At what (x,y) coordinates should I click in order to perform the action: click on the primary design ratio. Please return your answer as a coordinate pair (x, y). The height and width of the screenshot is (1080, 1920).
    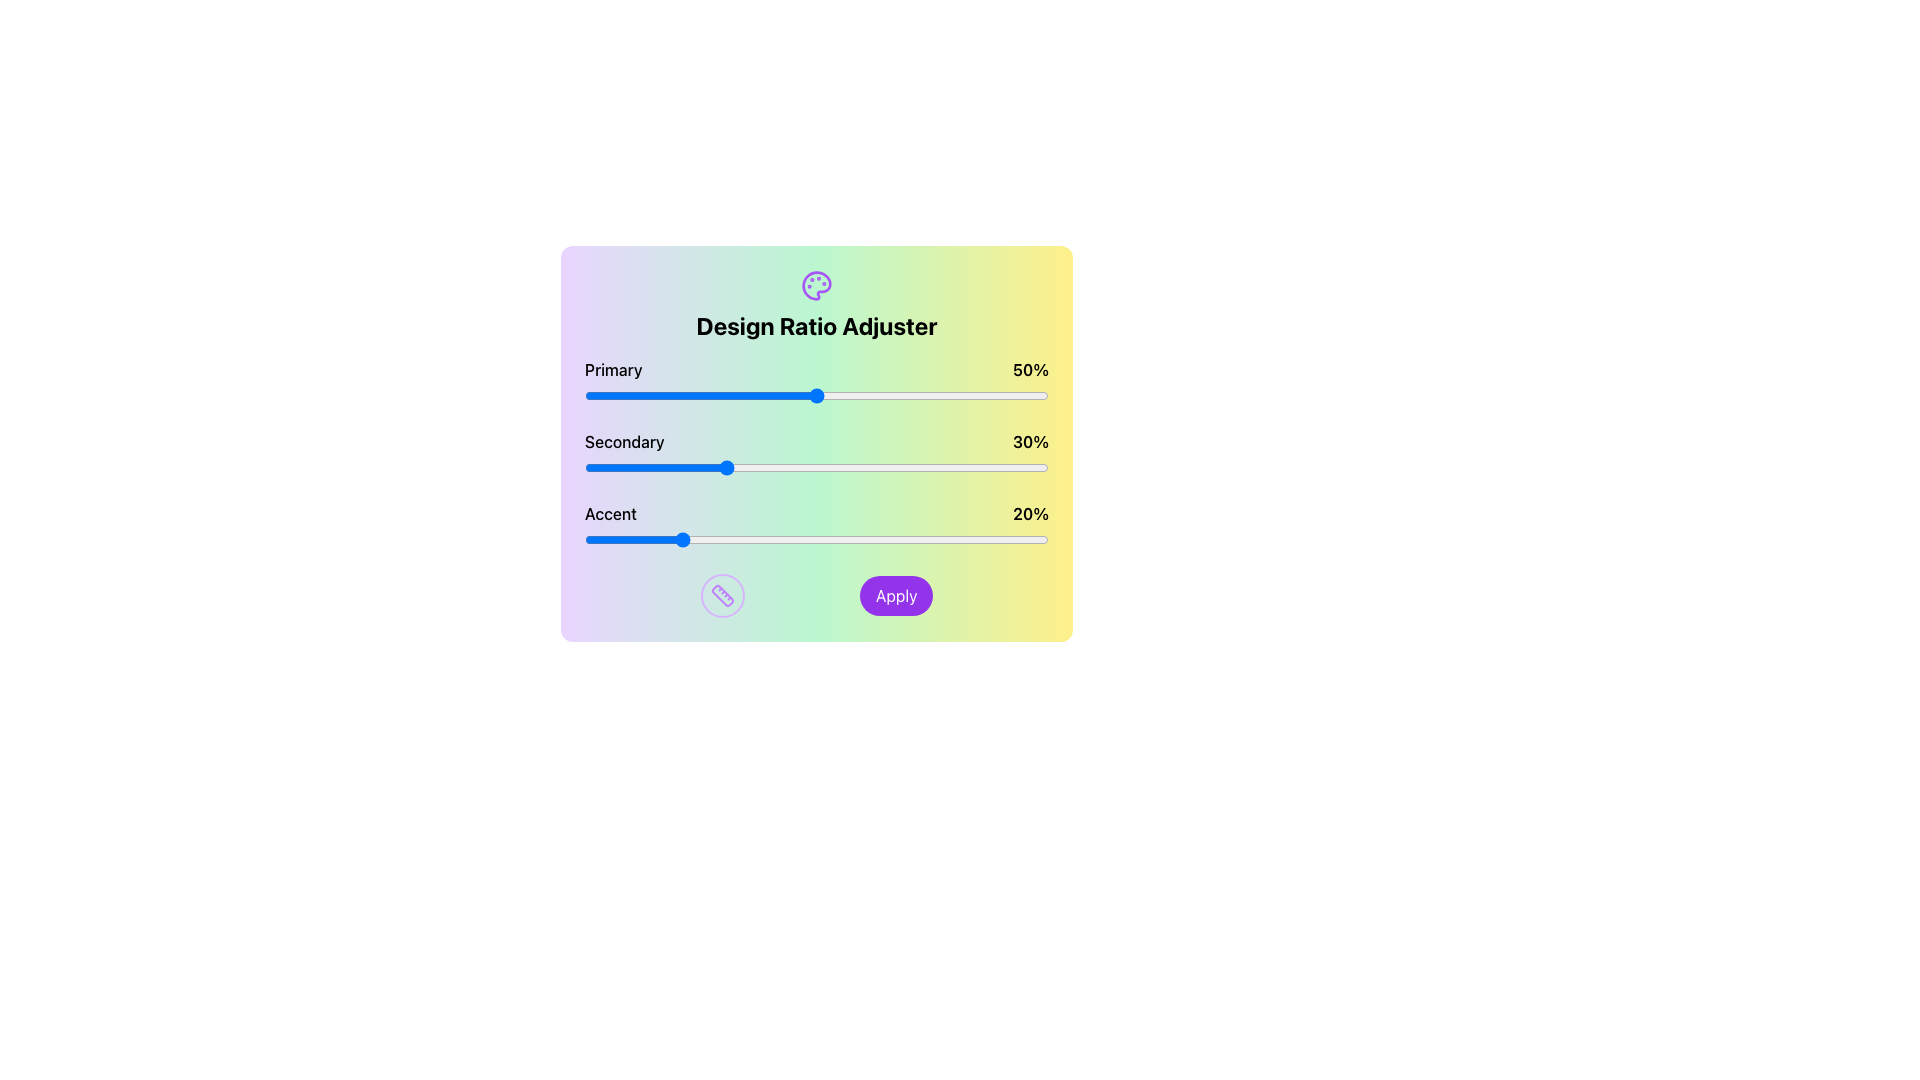
    Looking at the image, I should click on (732, 396).